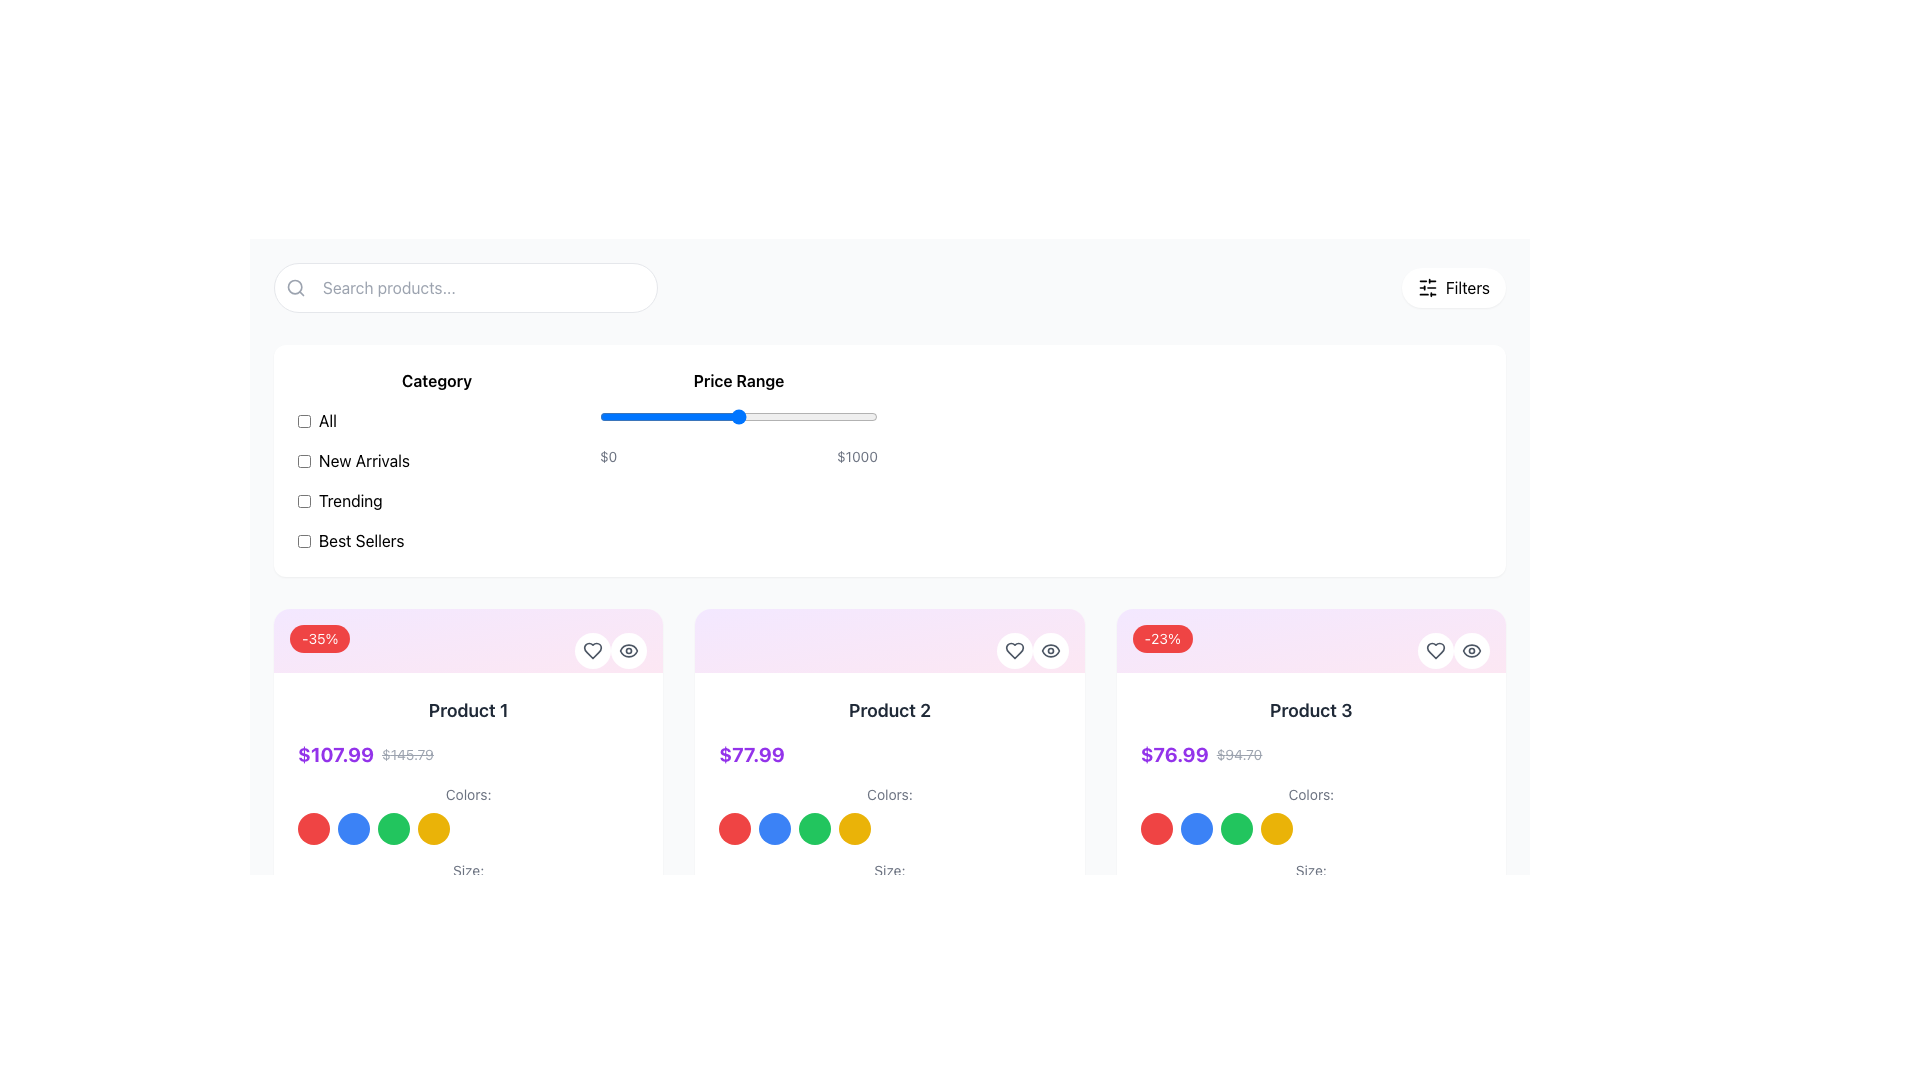  I want to click on the Text label indicating the minimum value for the price range, located in the top-center area of the interface, to the left of the '$1000' element, so click(607, 456).